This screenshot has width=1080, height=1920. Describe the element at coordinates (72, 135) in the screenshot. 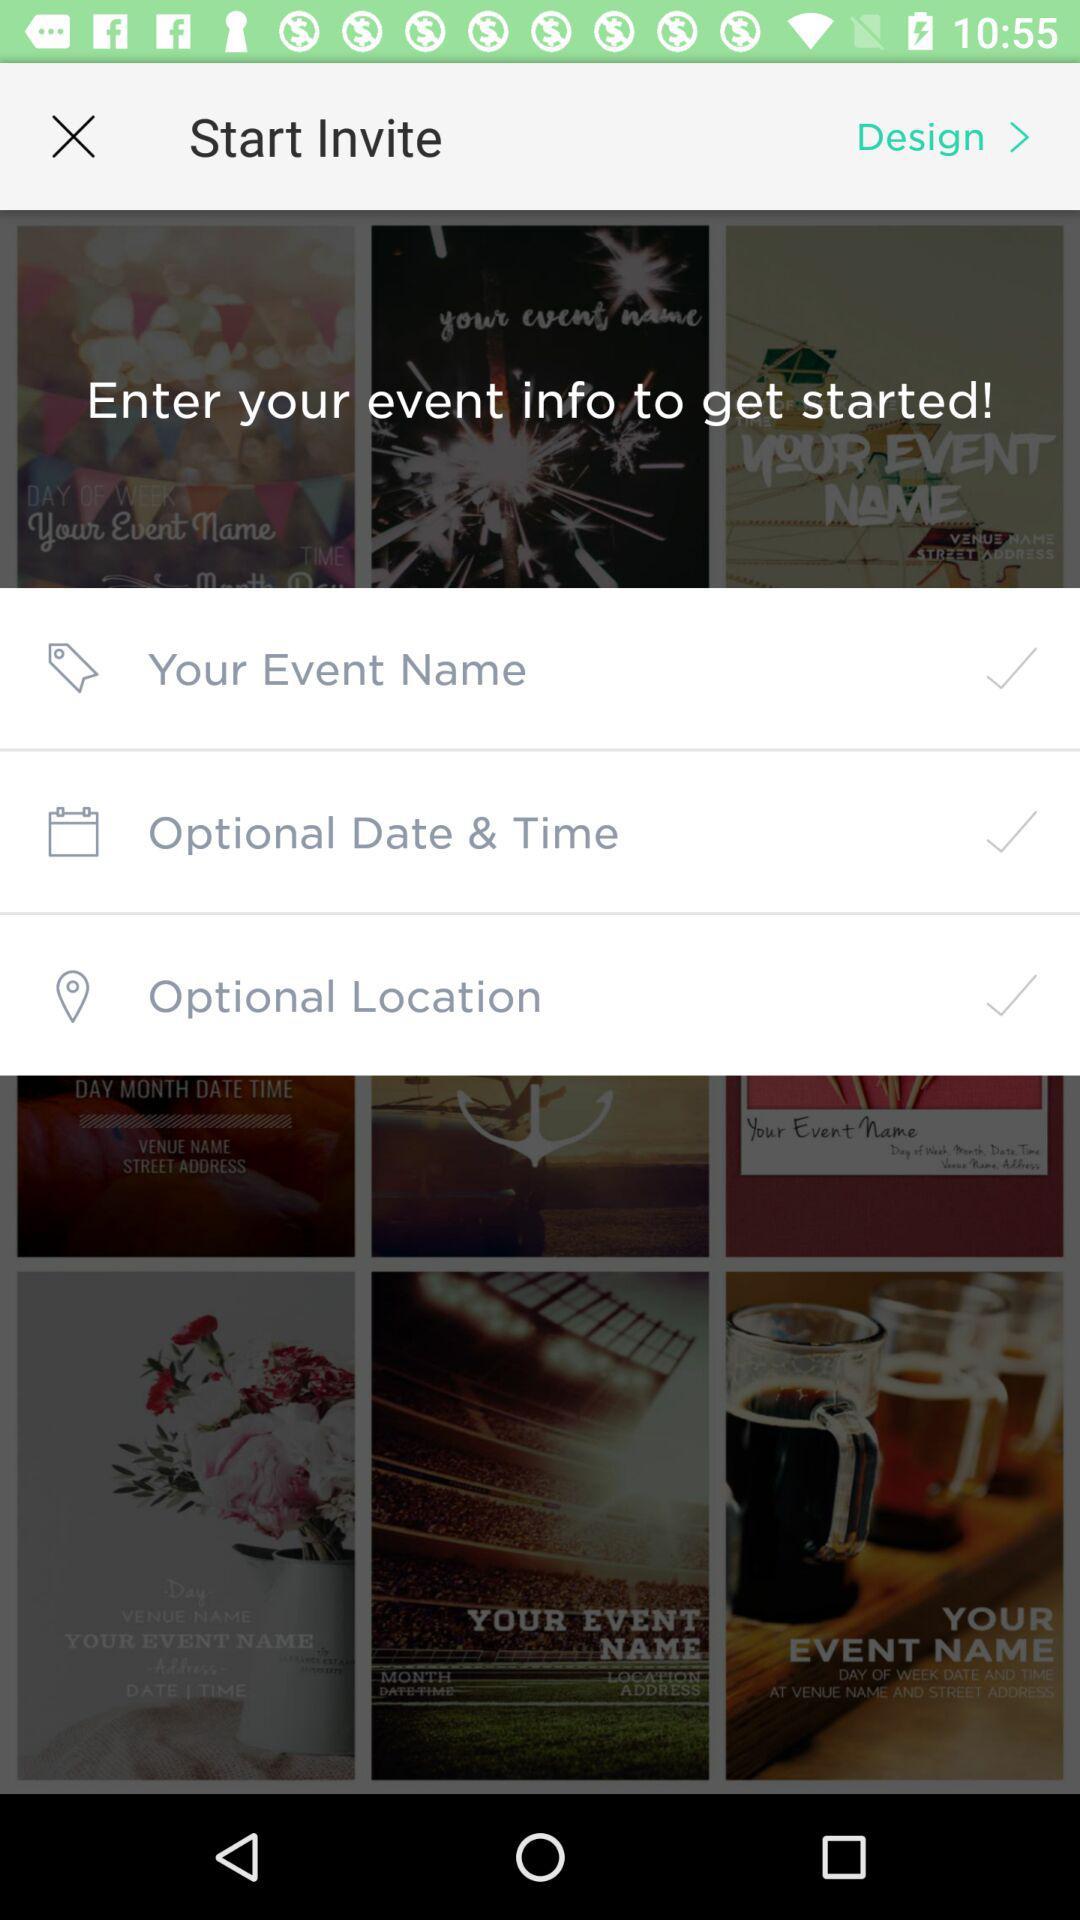

I see `the icon to the left of start invite` at that location.